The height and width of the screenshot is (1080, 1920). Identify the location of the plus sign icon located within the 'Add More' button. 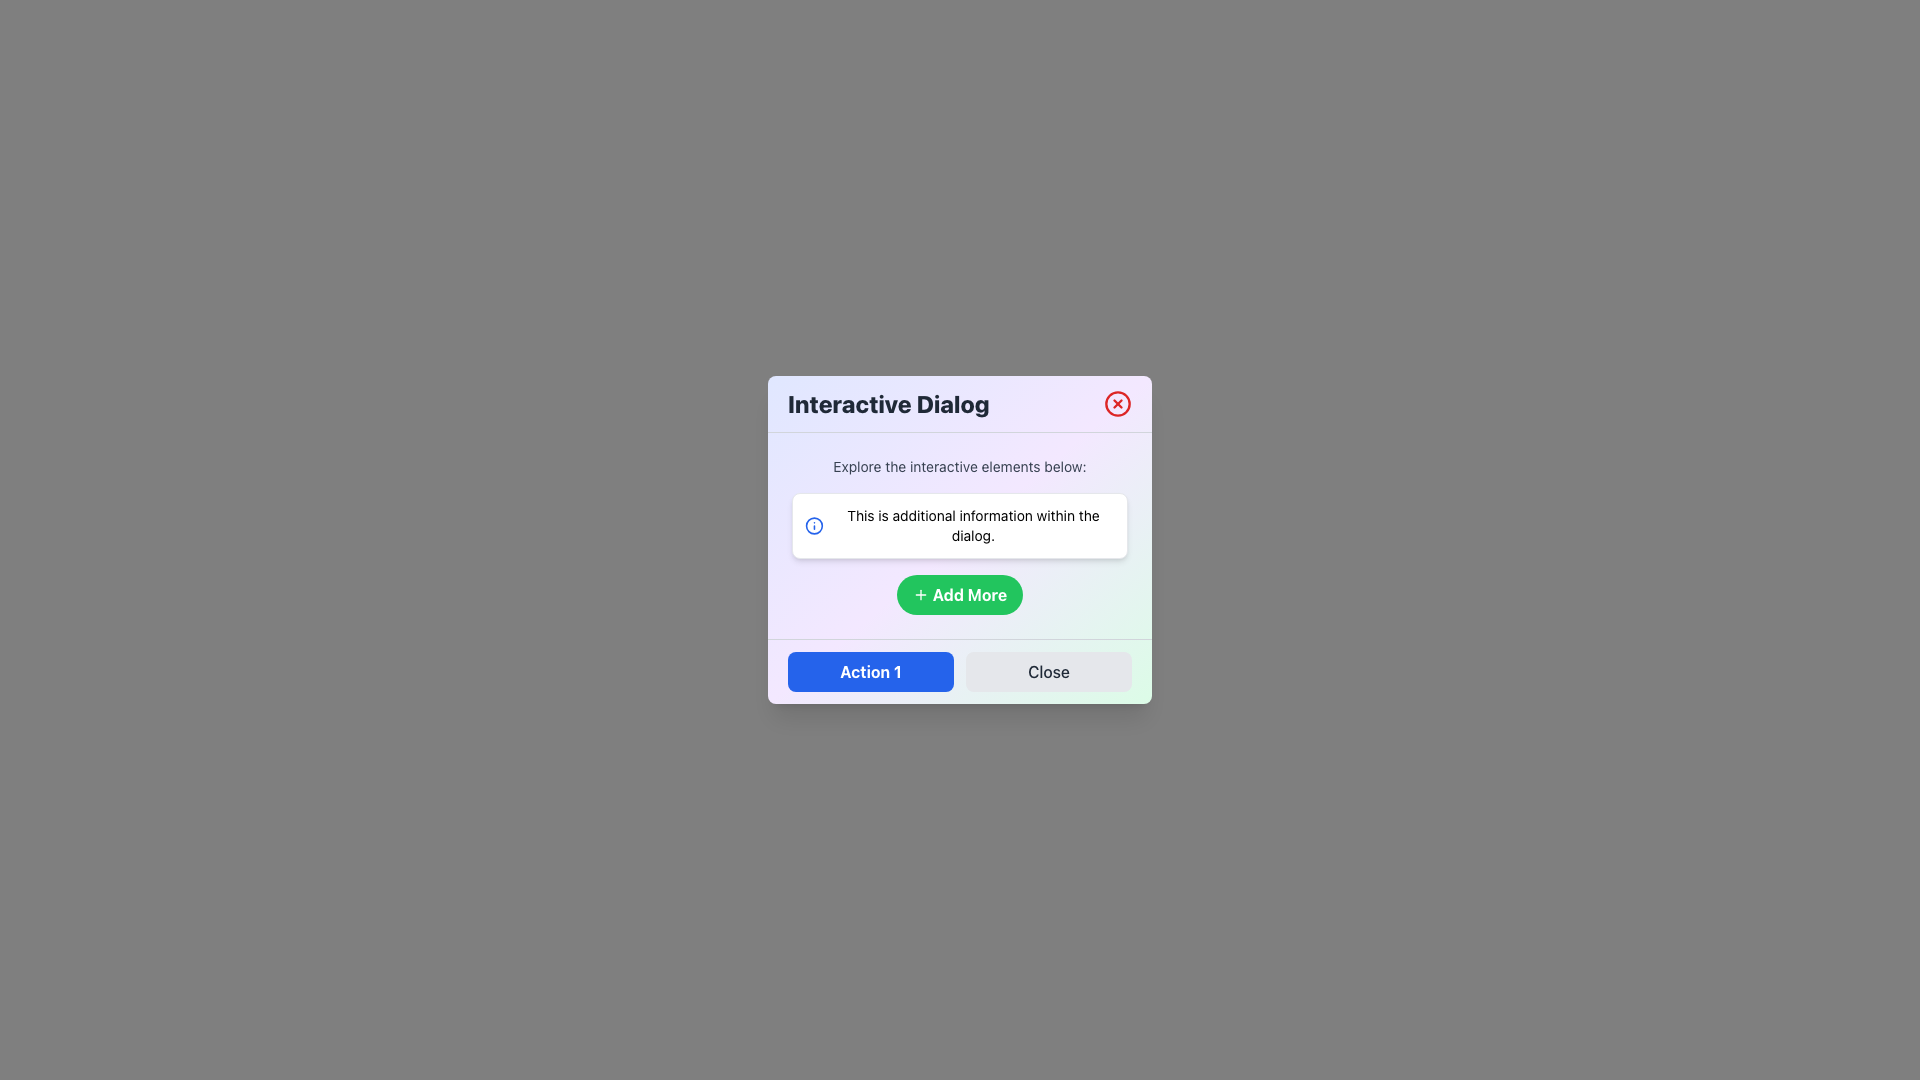
(919, 593).